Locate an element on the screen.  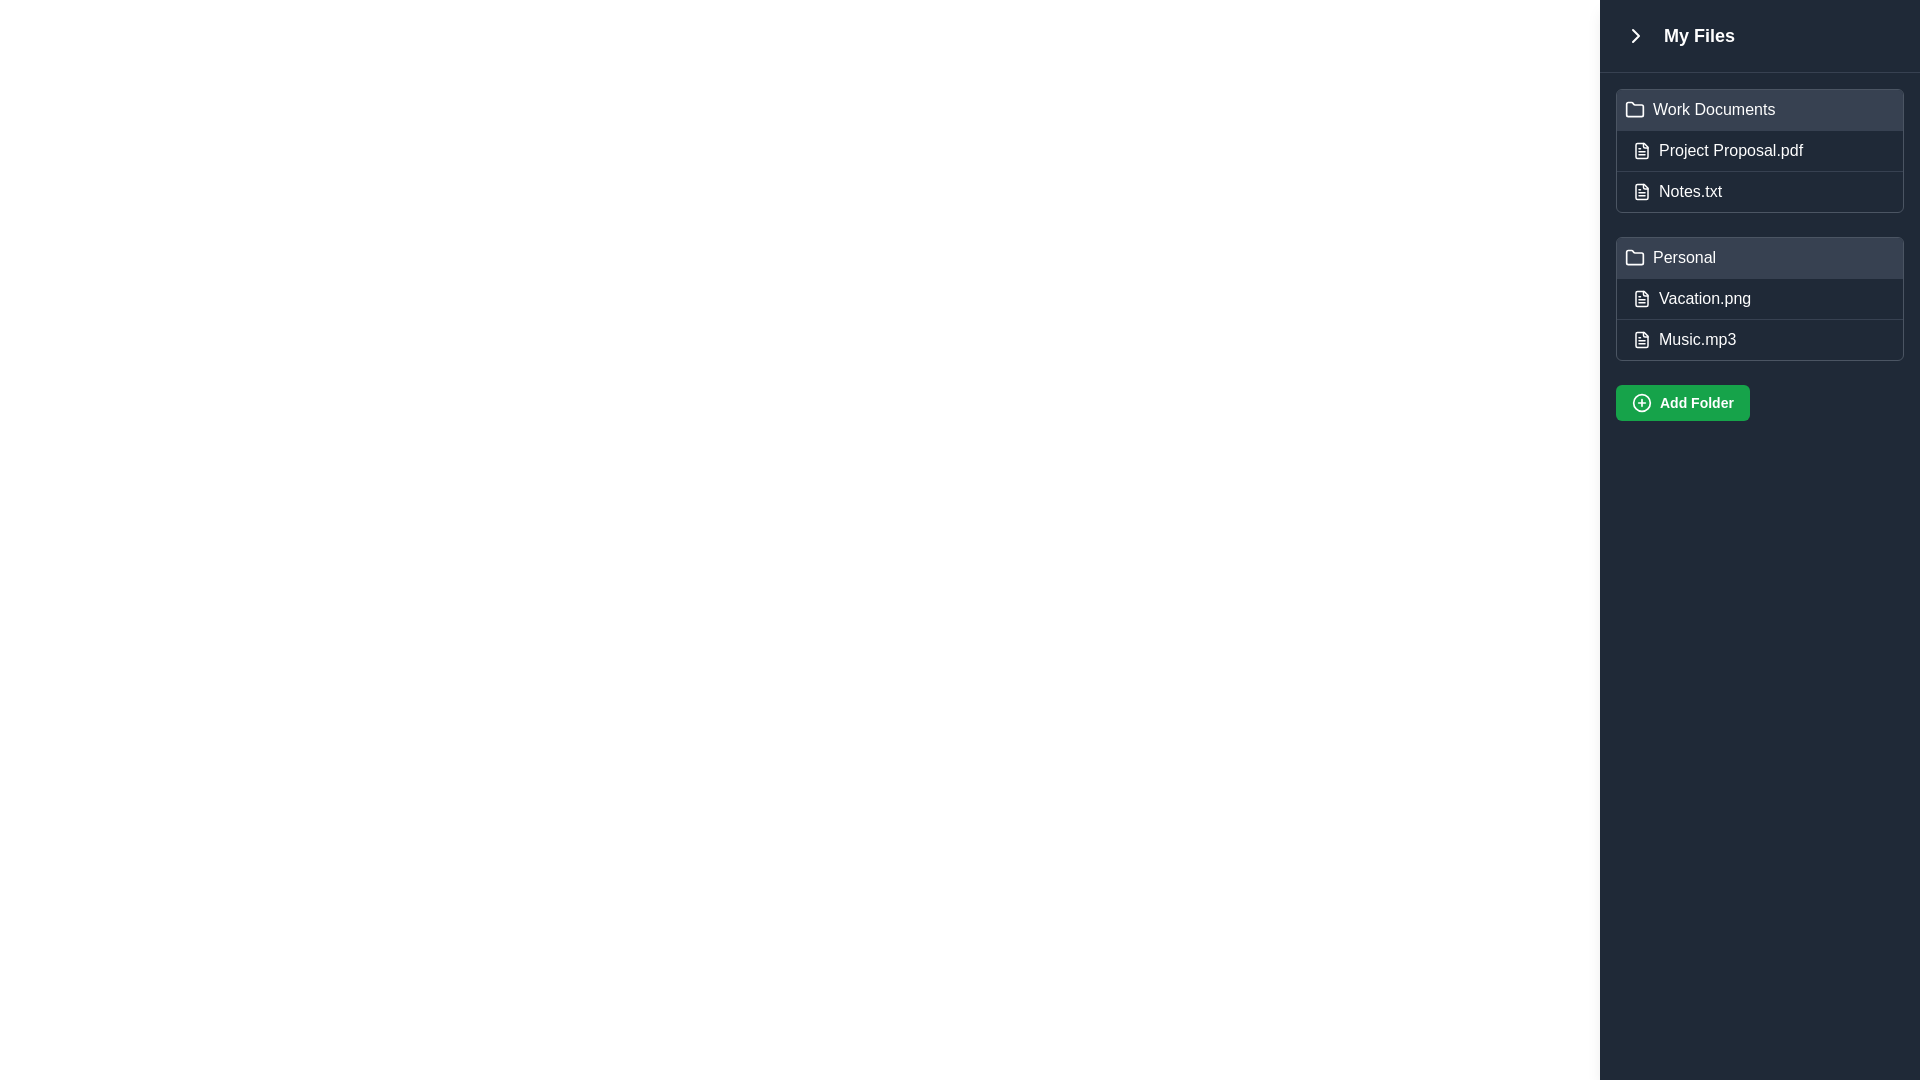
the text of the second list item representing a file or document in the 'Work Documents' section is located at coordinates (1730, 149).